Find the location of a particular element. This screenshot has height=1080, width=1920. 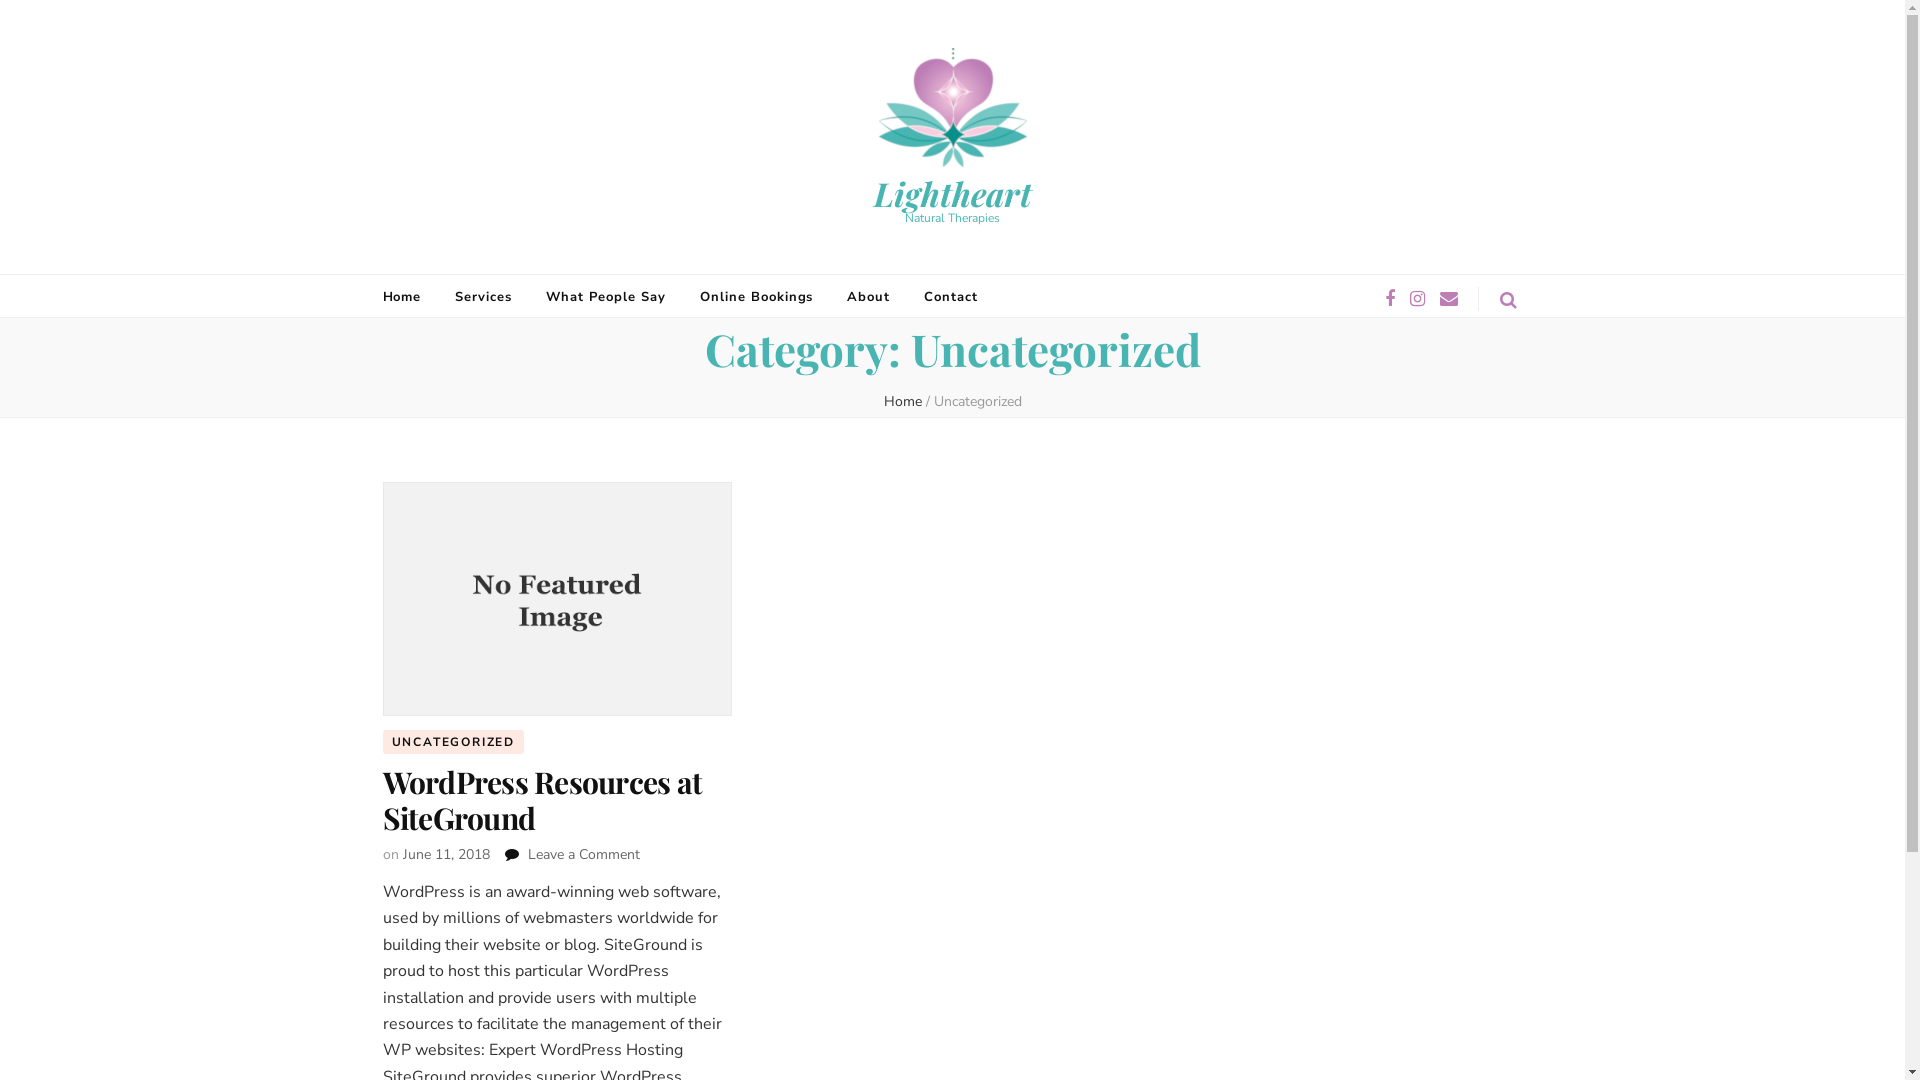

'Online Bookings' is located at coordinates (756, 297).